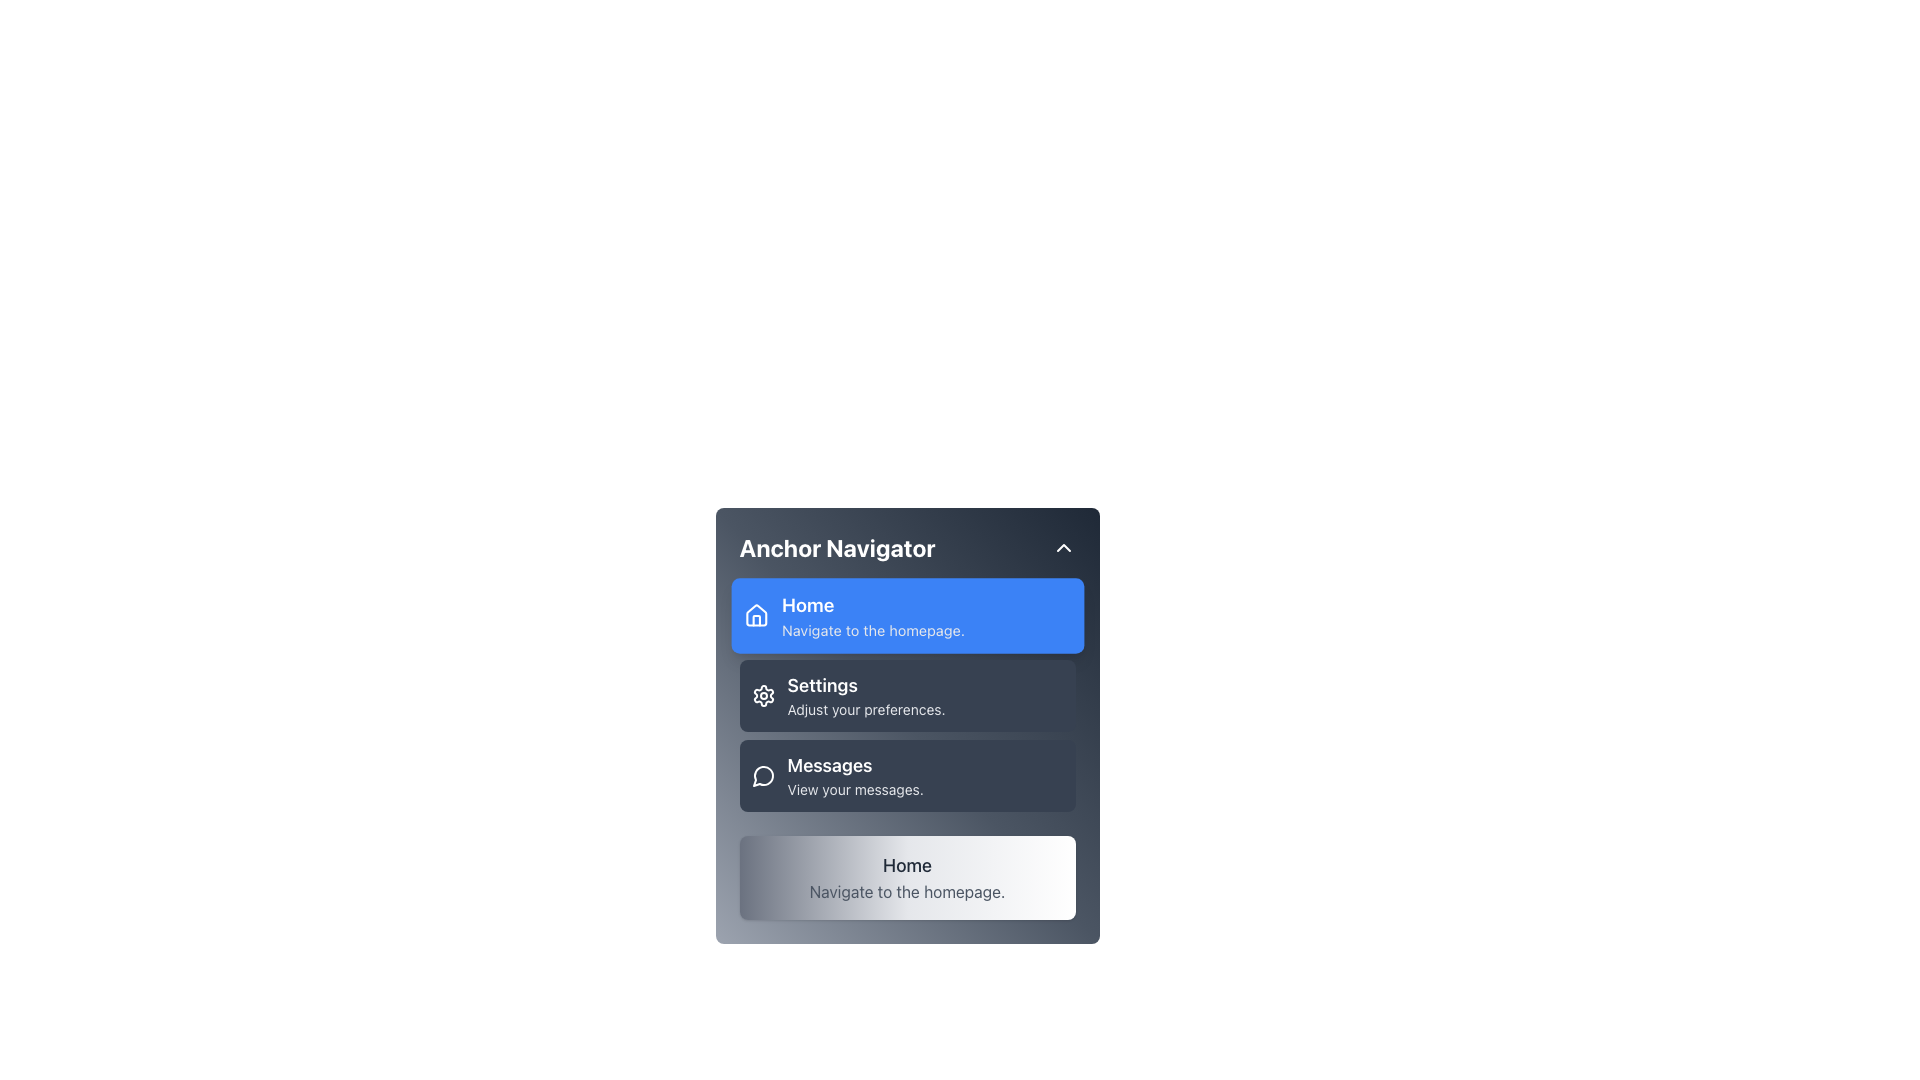 This screenshot has width=1920, height=1080. I want to click on the circular icon with an inward arrow detail in the 'Messages' menu item, located adjacent to the label text, so click(762, 775).